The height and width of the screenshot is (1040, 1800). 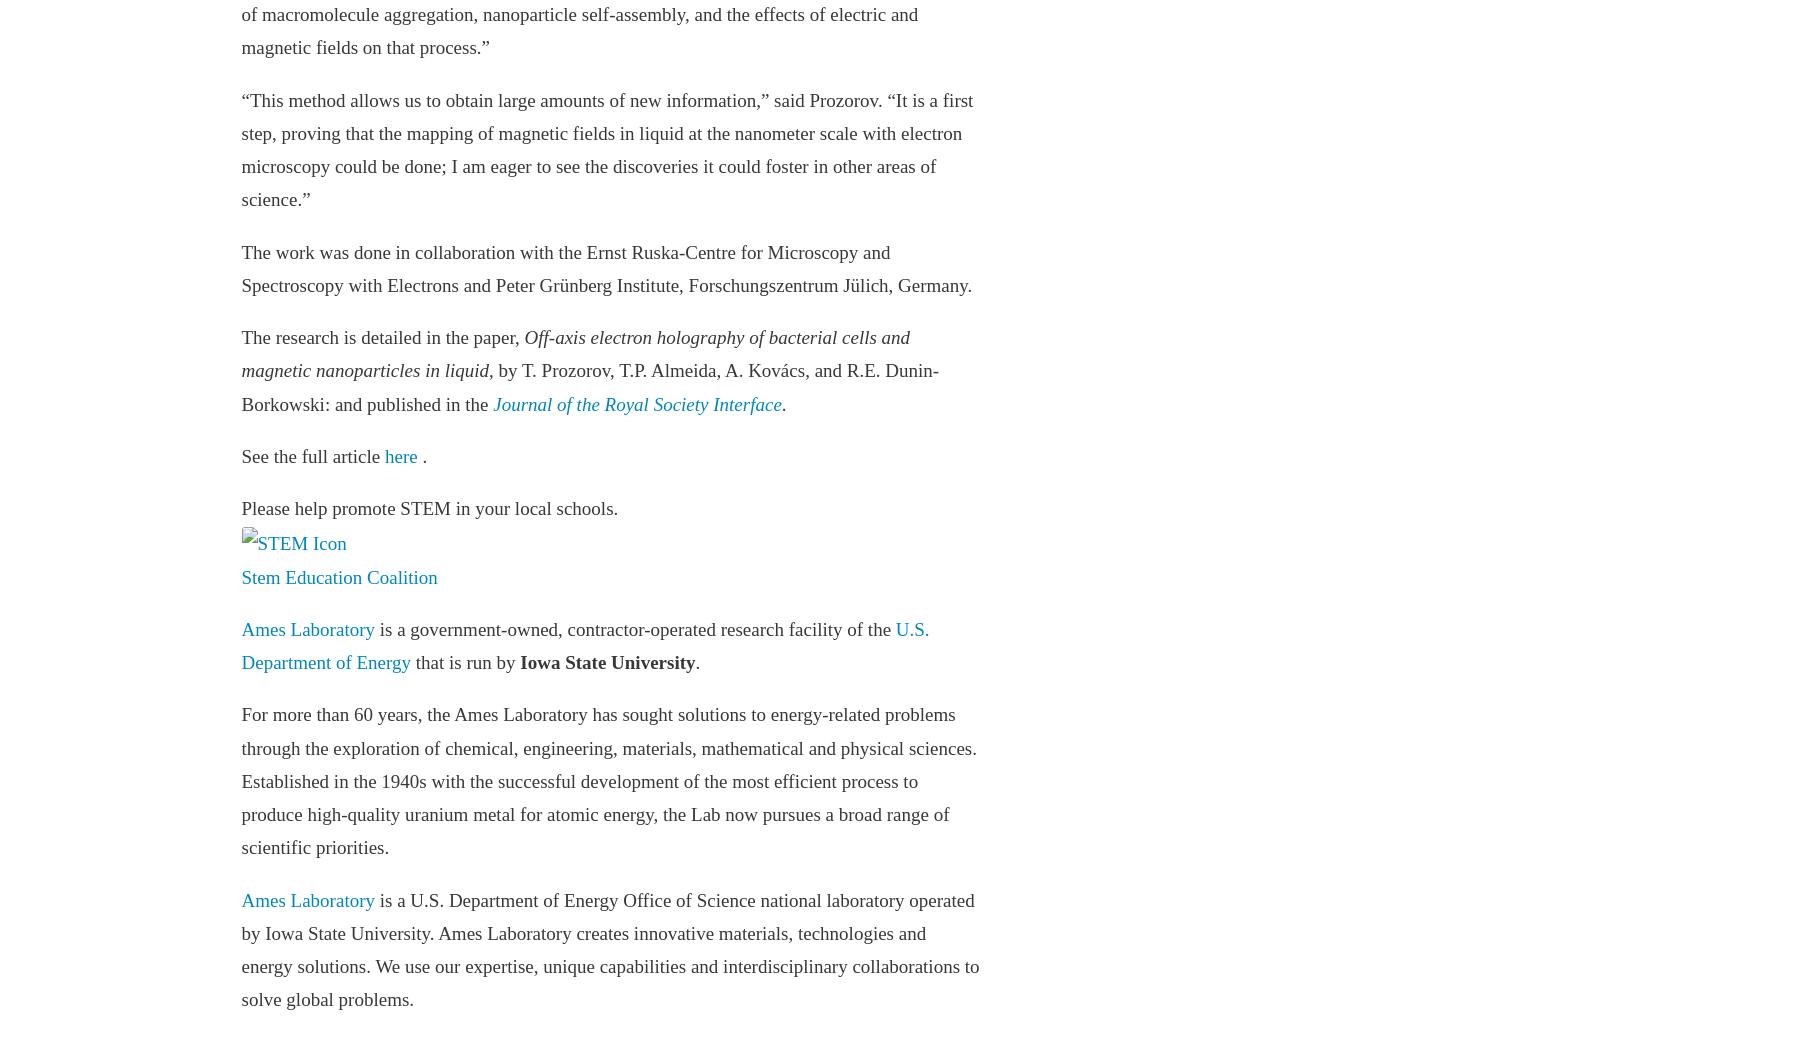 What do you see at coordinates (575, 353) in the screenshot?
I see `'Off-axis electron holography of bacterial cells and magnetic nanoparticles in liquid'` at bounding box center [575, 353].